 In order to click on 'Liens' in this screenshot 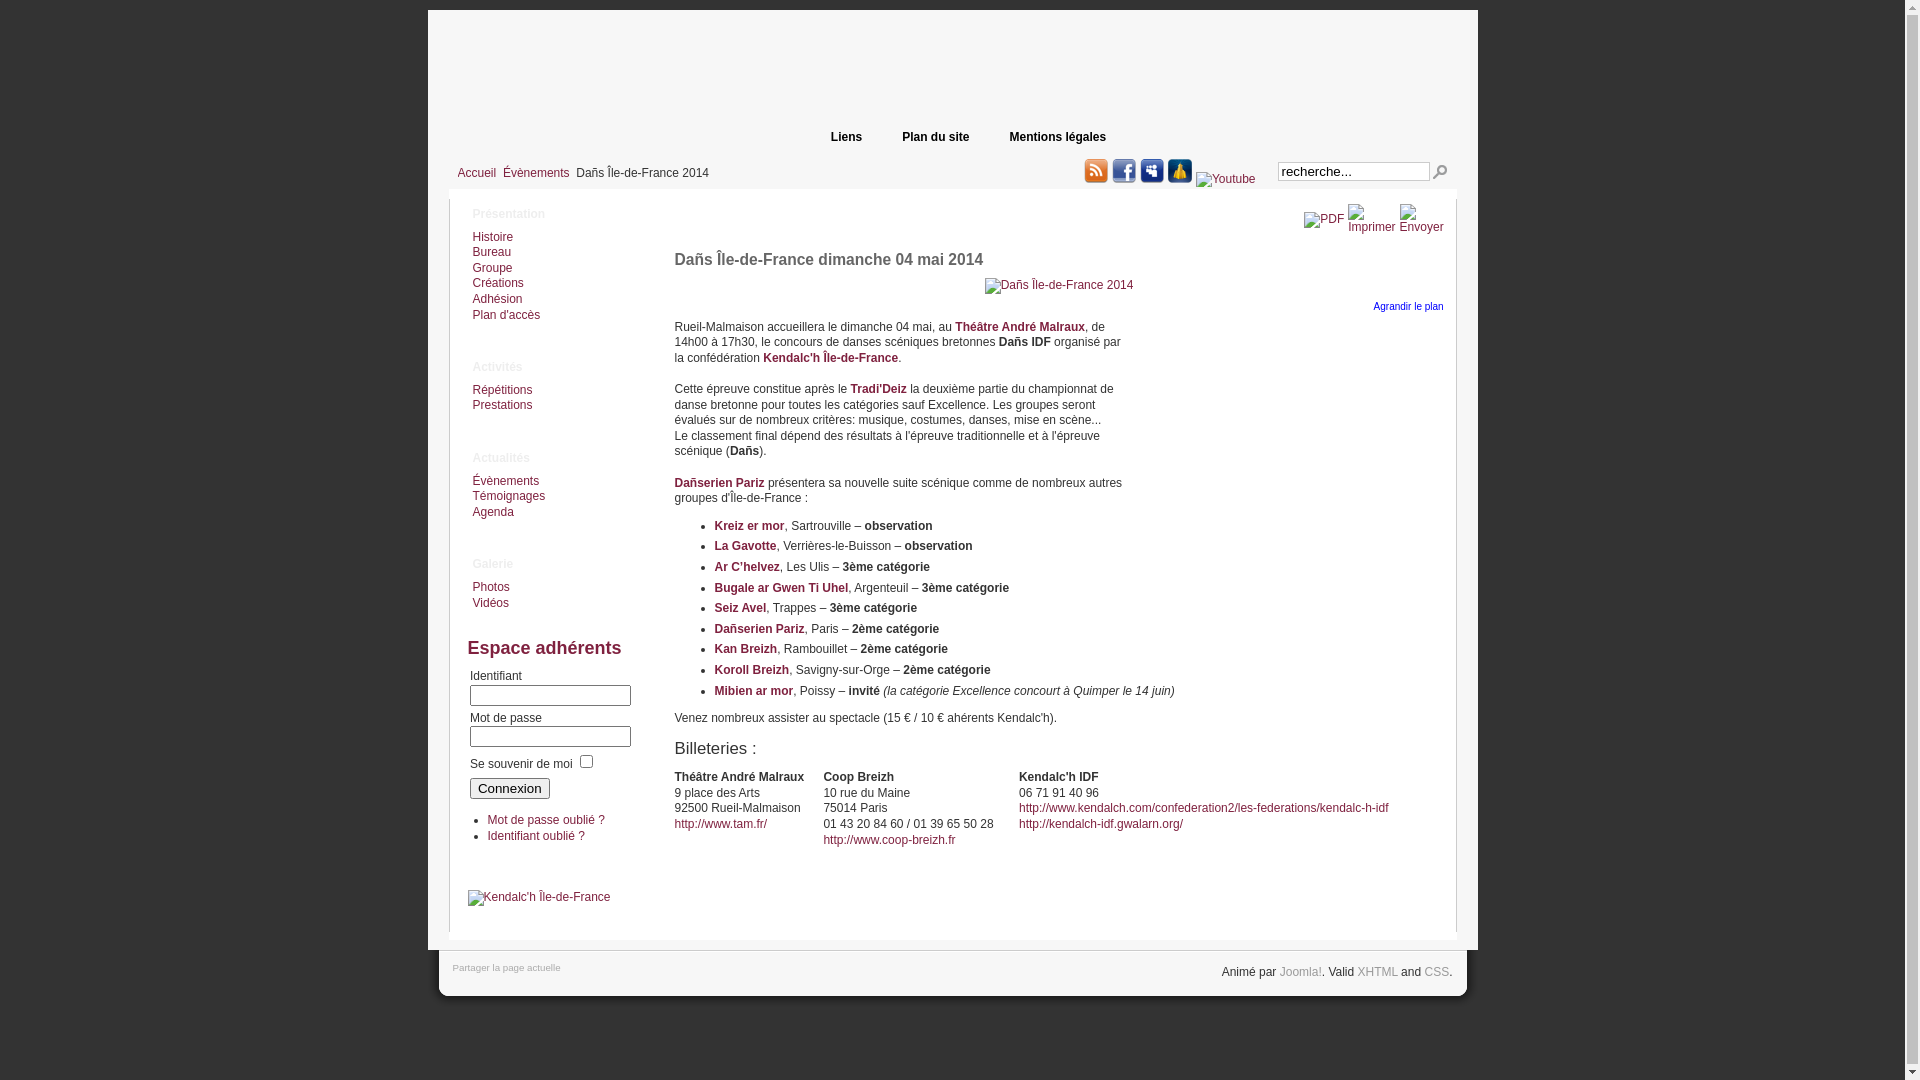, I will do `click(846, 136)`.